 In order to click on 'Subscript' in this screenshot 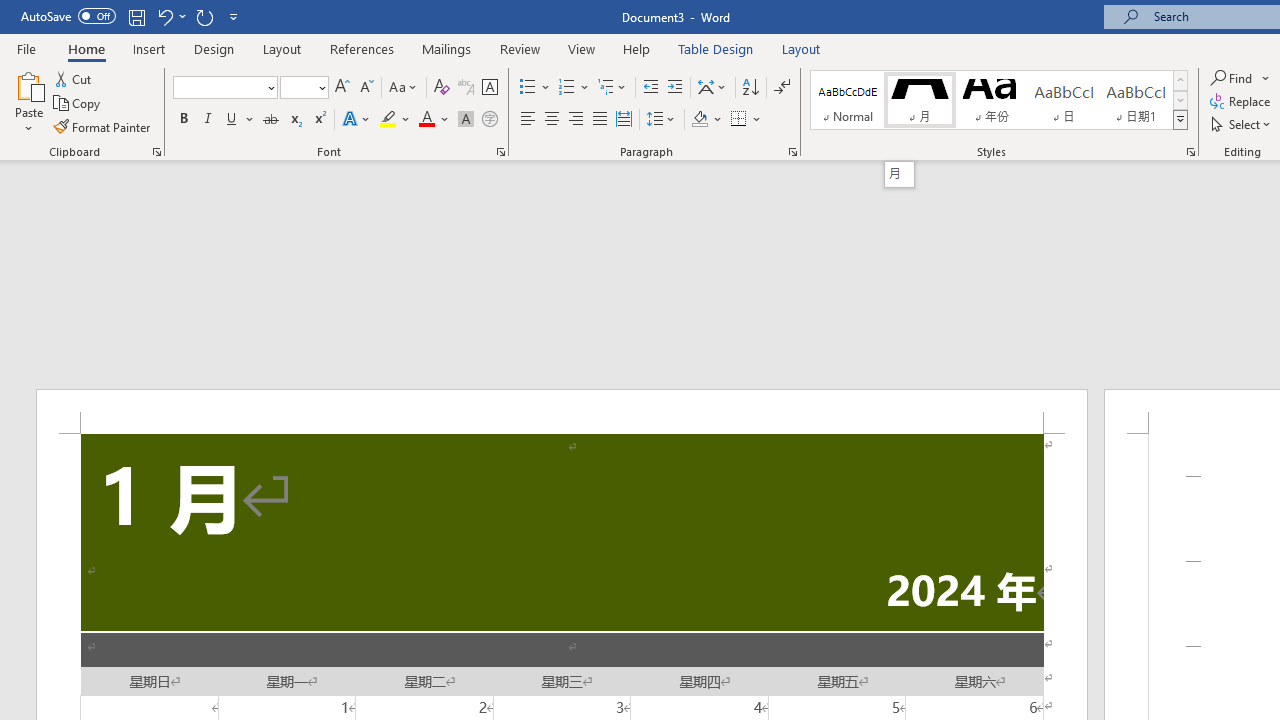, I will do `click(294, 119)`.